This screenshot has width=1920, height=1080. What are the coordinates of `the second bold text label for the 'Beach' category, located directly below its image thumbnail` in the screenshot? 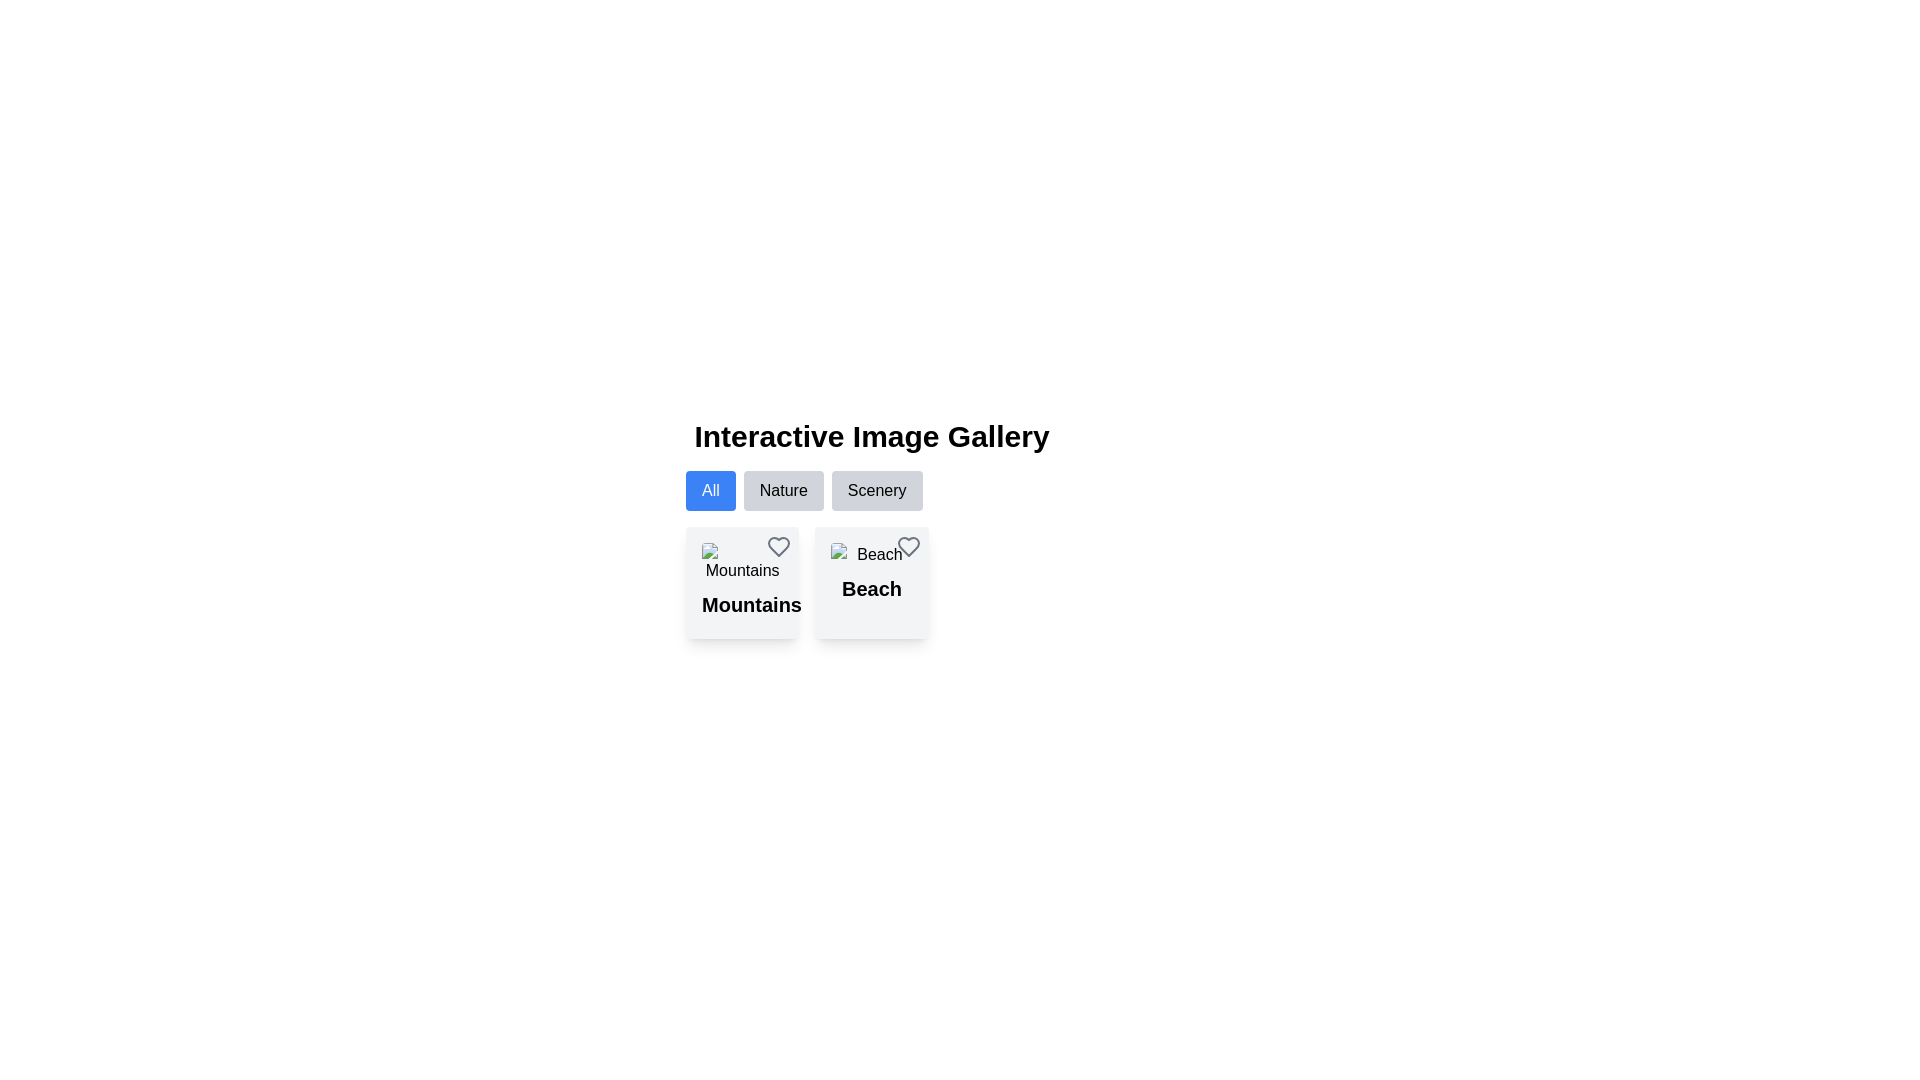 It's located at (872, 588).